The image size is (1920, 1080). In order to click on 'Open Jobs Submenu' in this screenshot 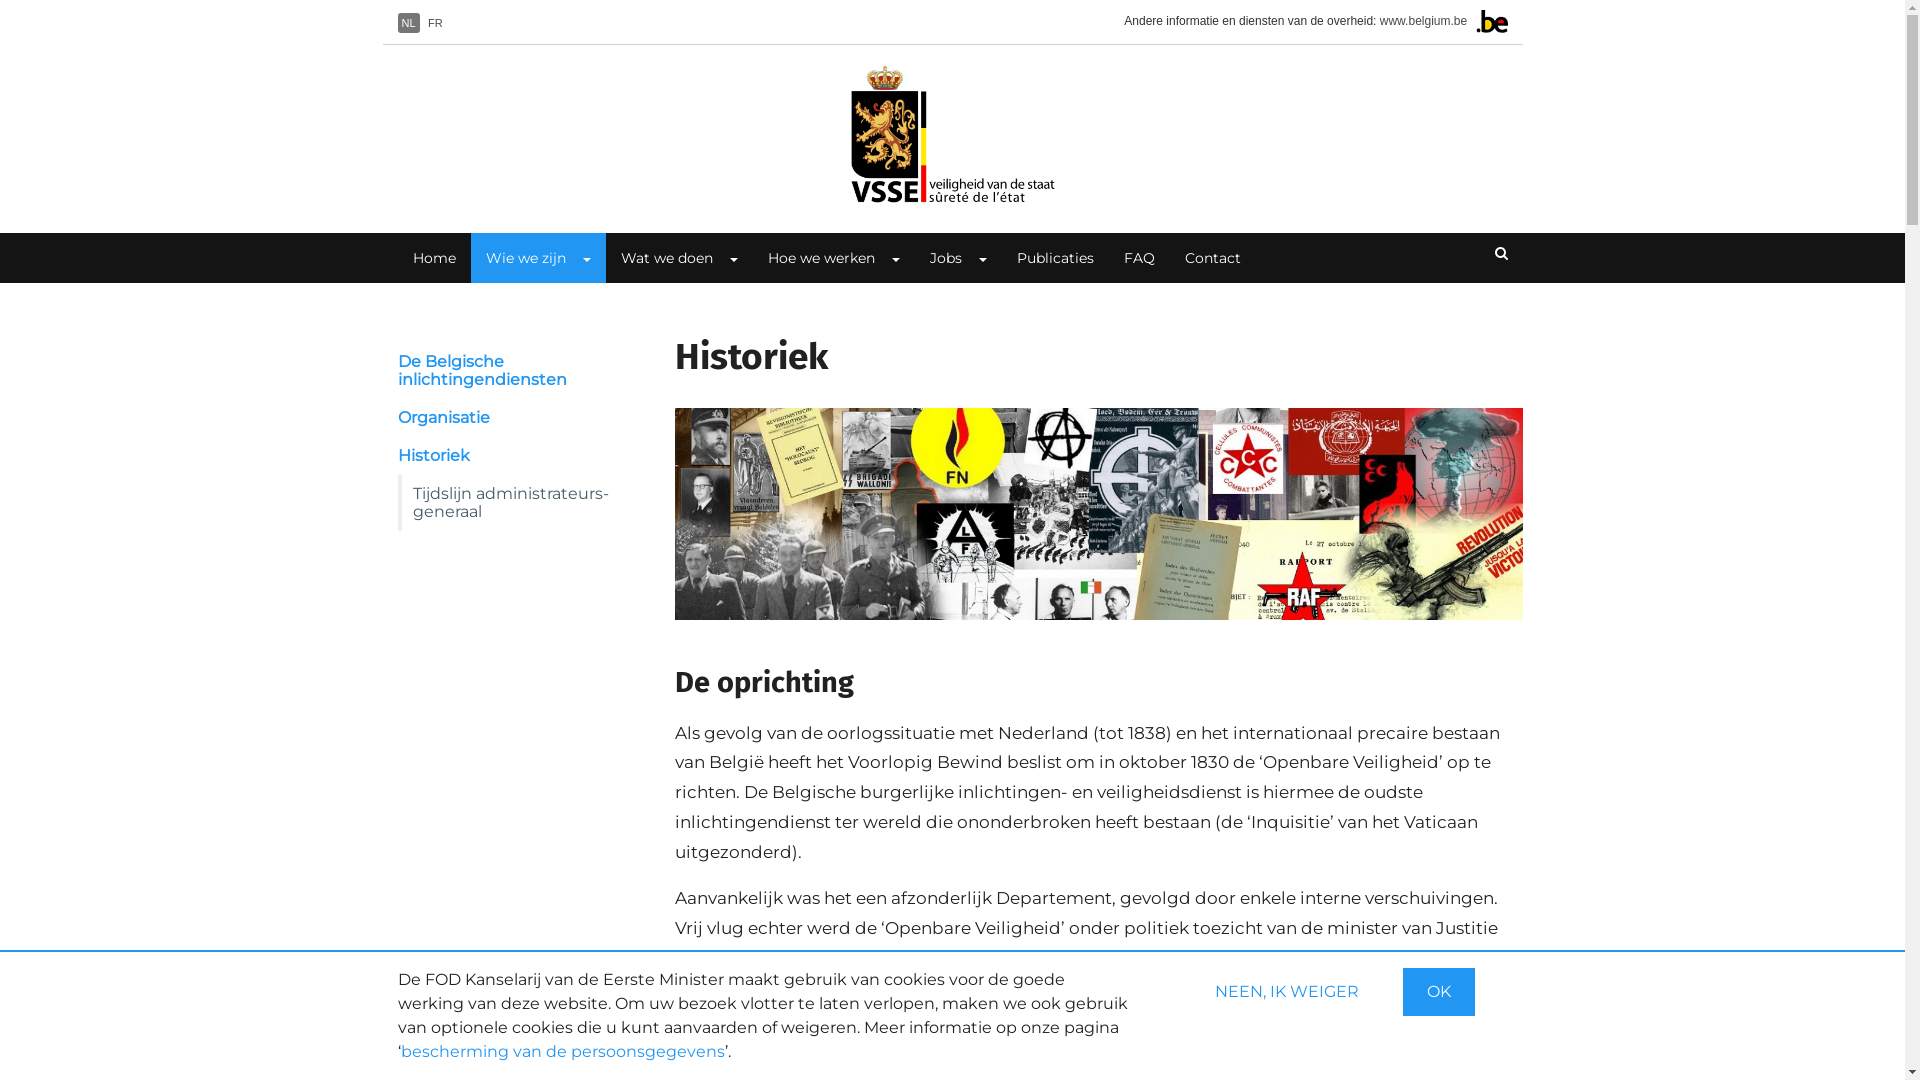, I will do `click(982, 257)`.